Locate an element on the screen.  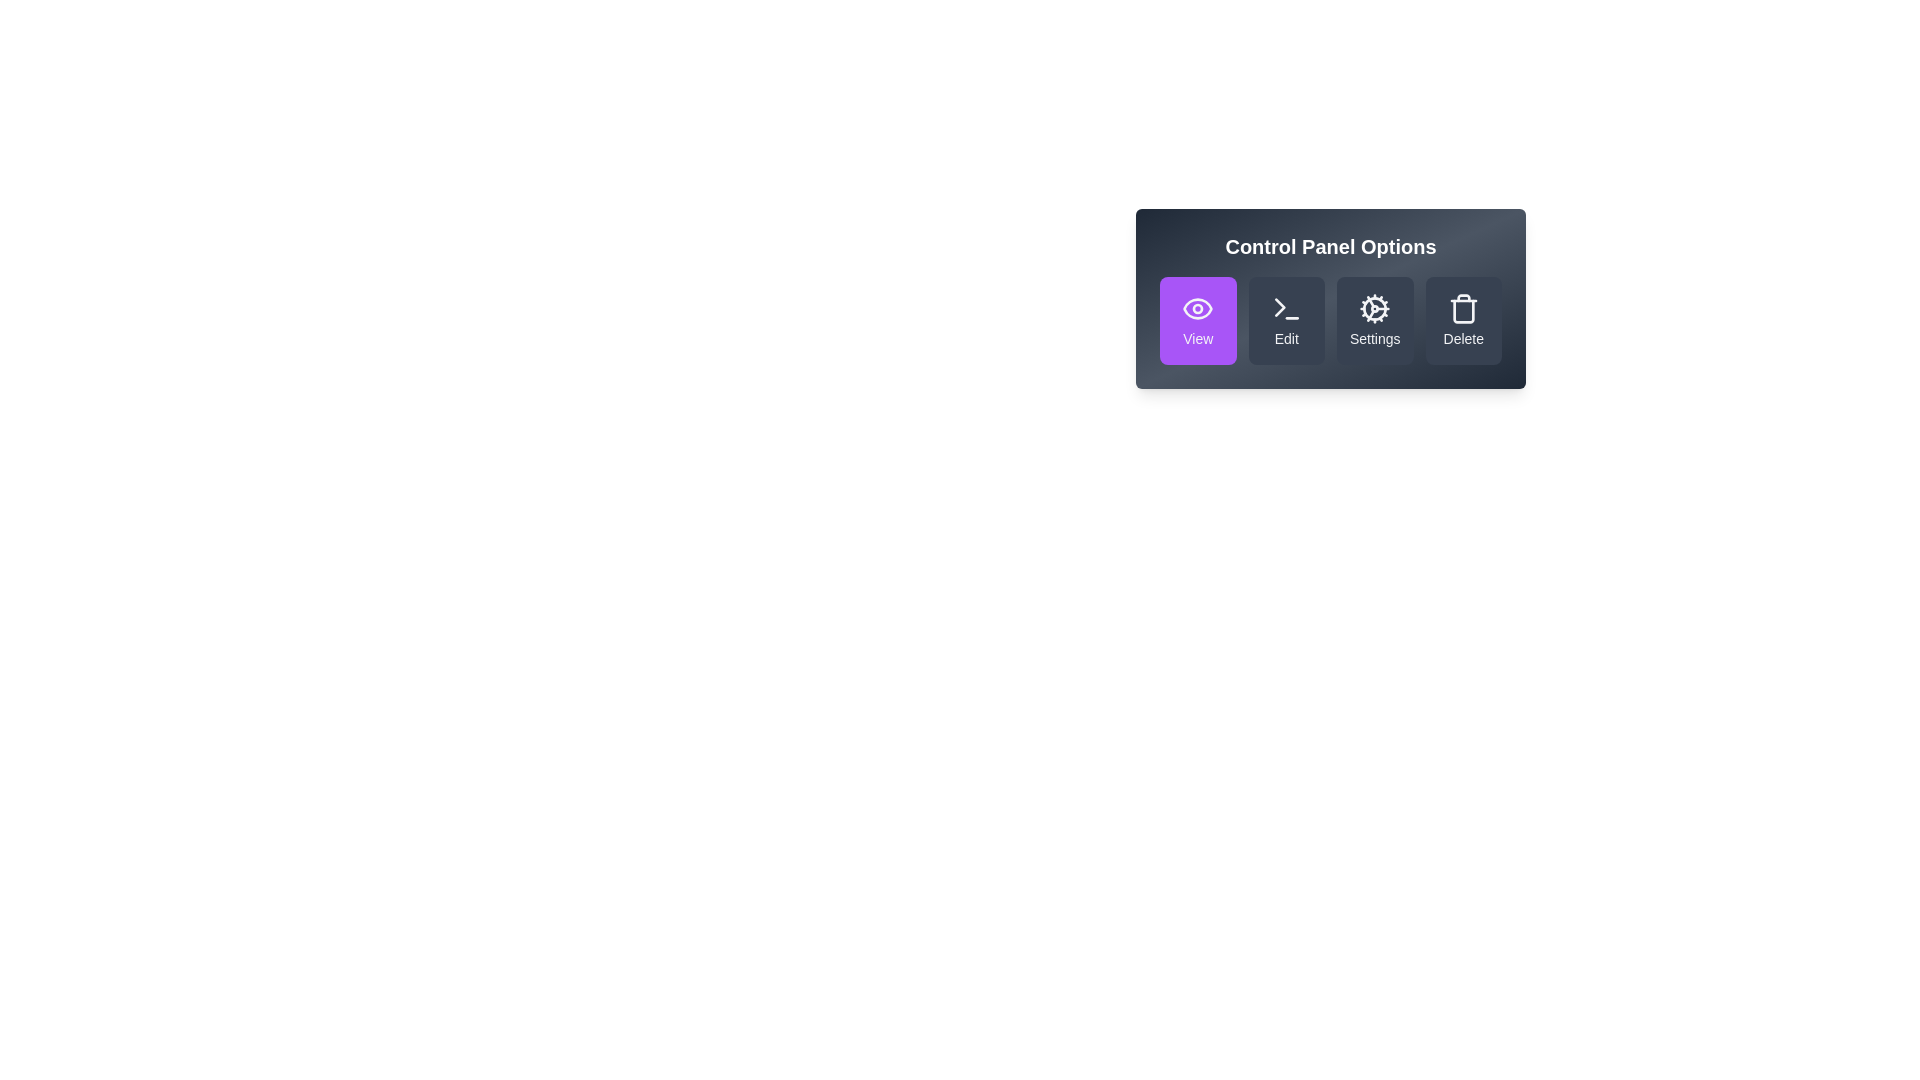
the graphical icon component located to the left of the text 'Edit' in the control panel interface, which is part of the terminal icon representation is located at coordinates (1280, 307).